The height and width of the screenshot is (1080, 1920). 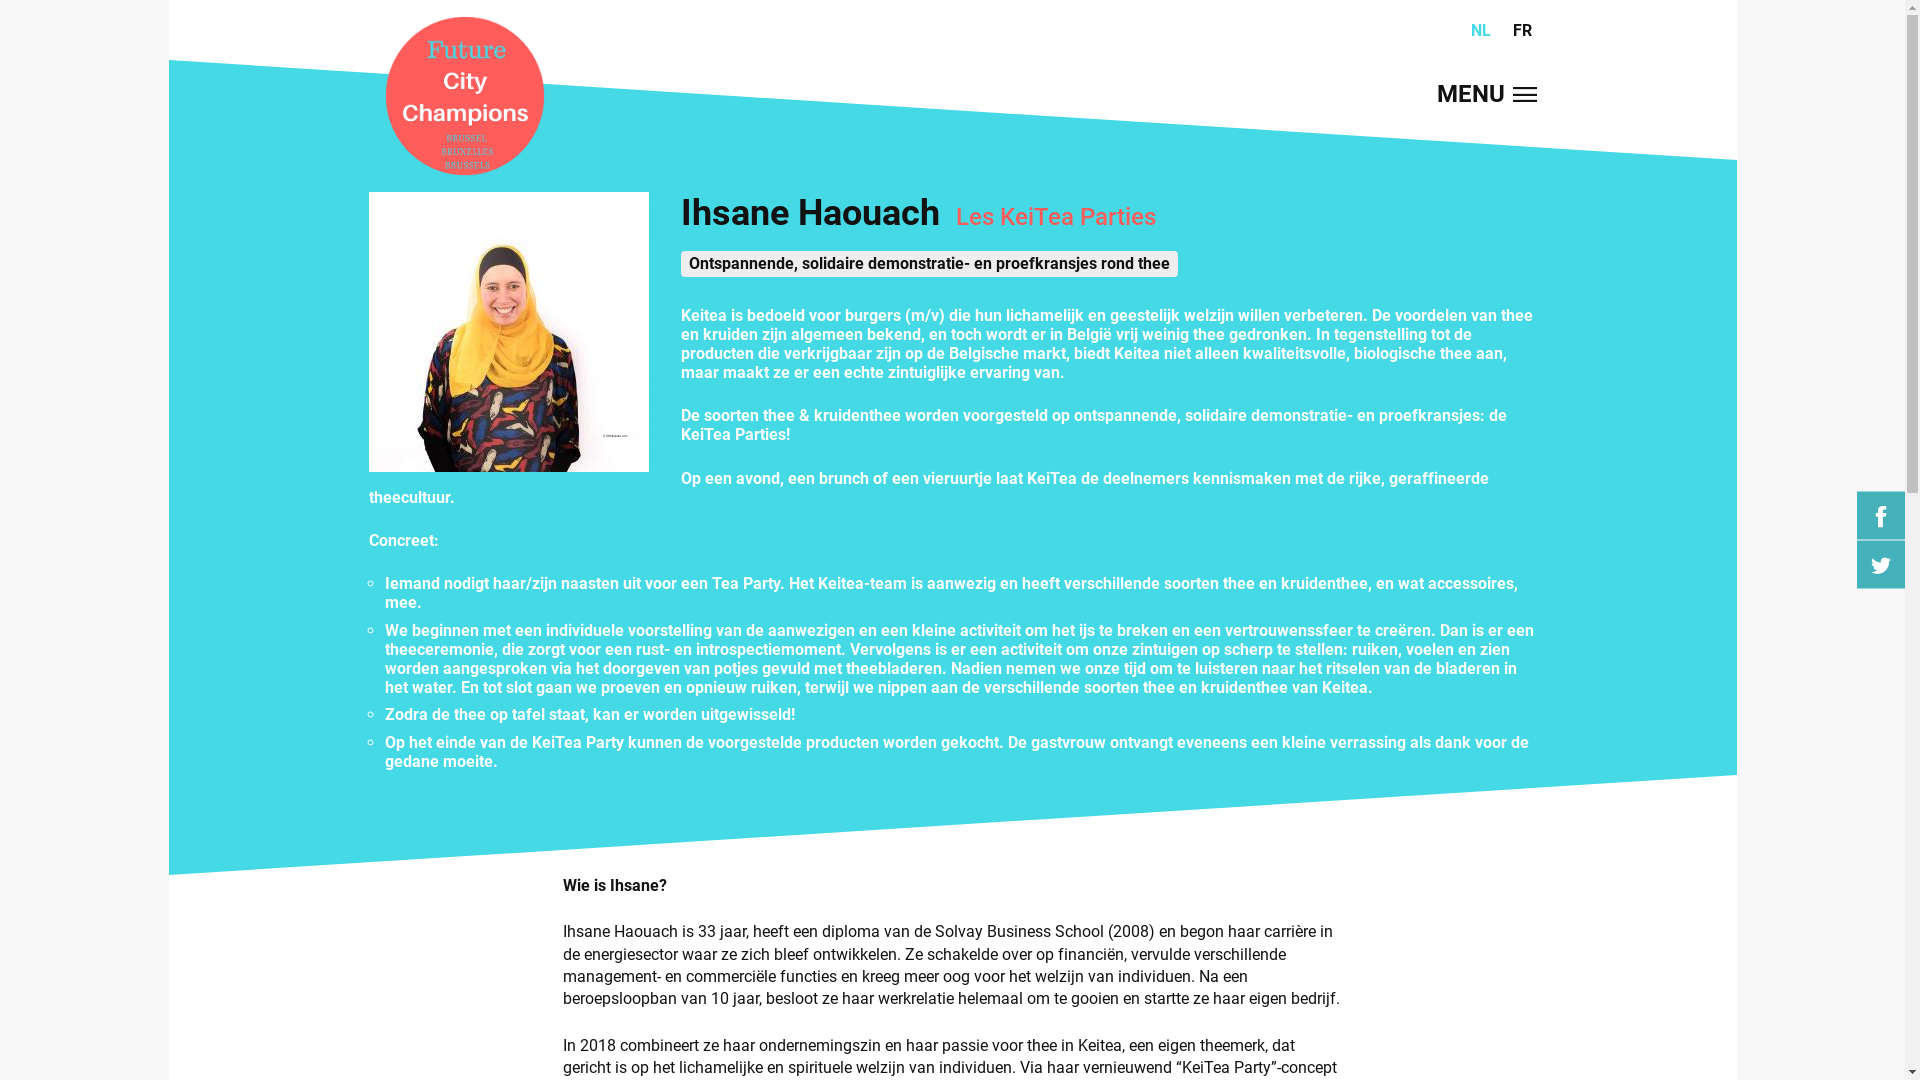 I want to click on 'facebook', so click(x=1880, y=515).